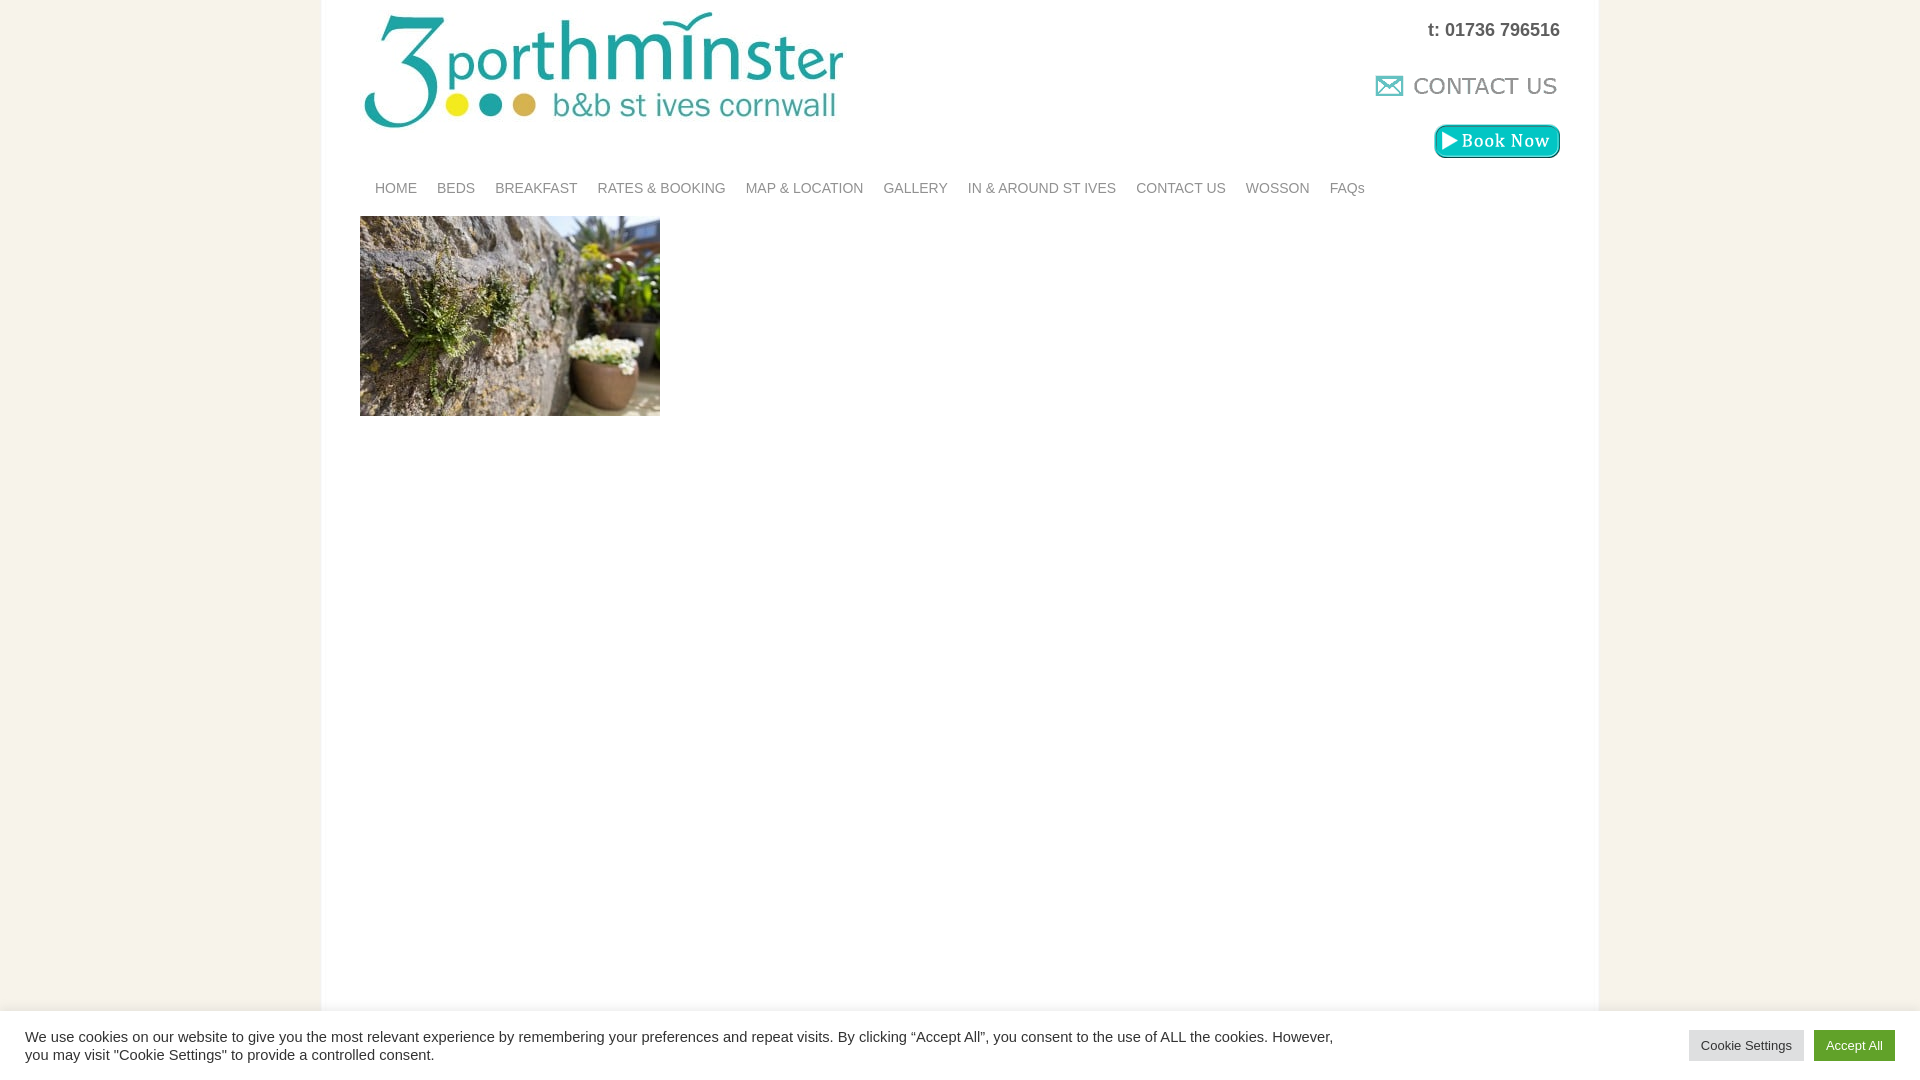 This screenshot has height=1080, width=1920. Describe the element at coordinates (1814, 1044) in the screenshot. I see `'Accept All'` at that location.